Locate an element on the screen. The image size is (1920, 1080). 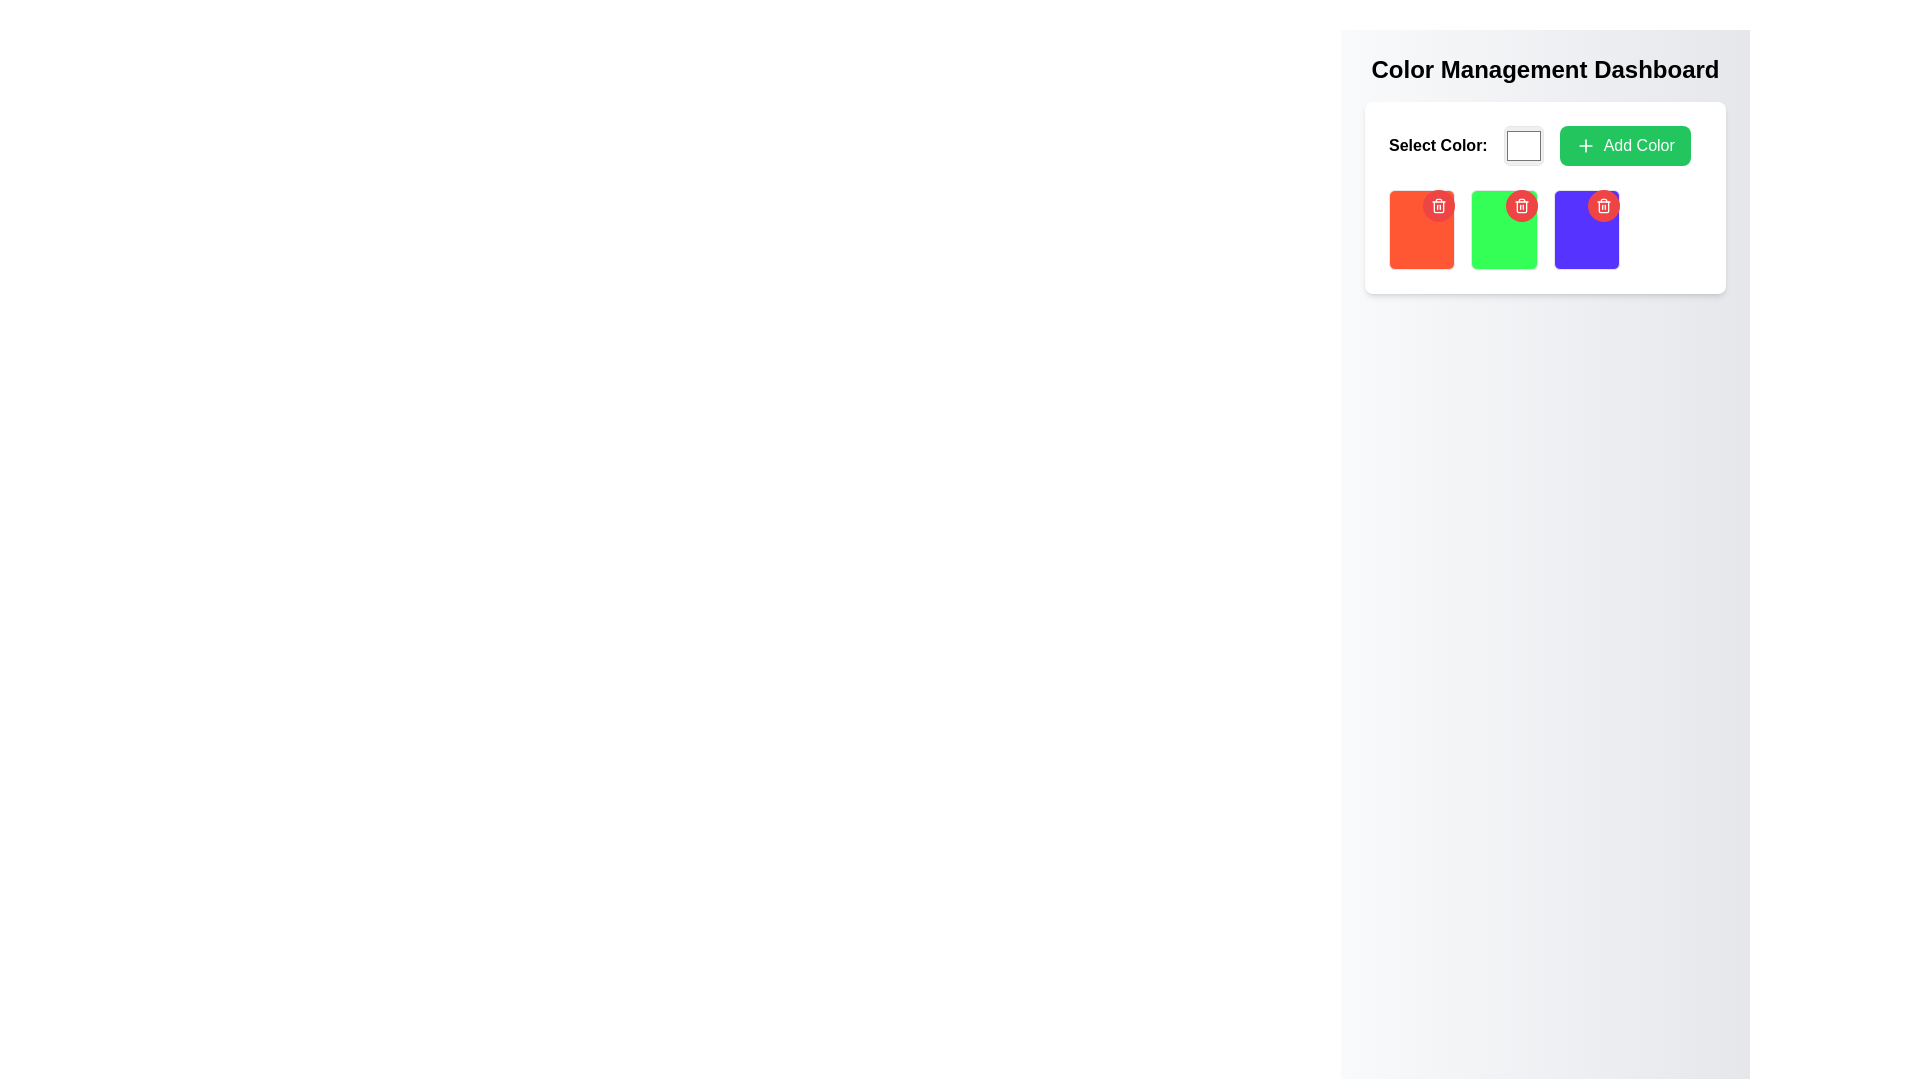
label that displays 'Select Color:' in bold black text, located near the top-left of the color management panel is located at coordinates (1437, 145).